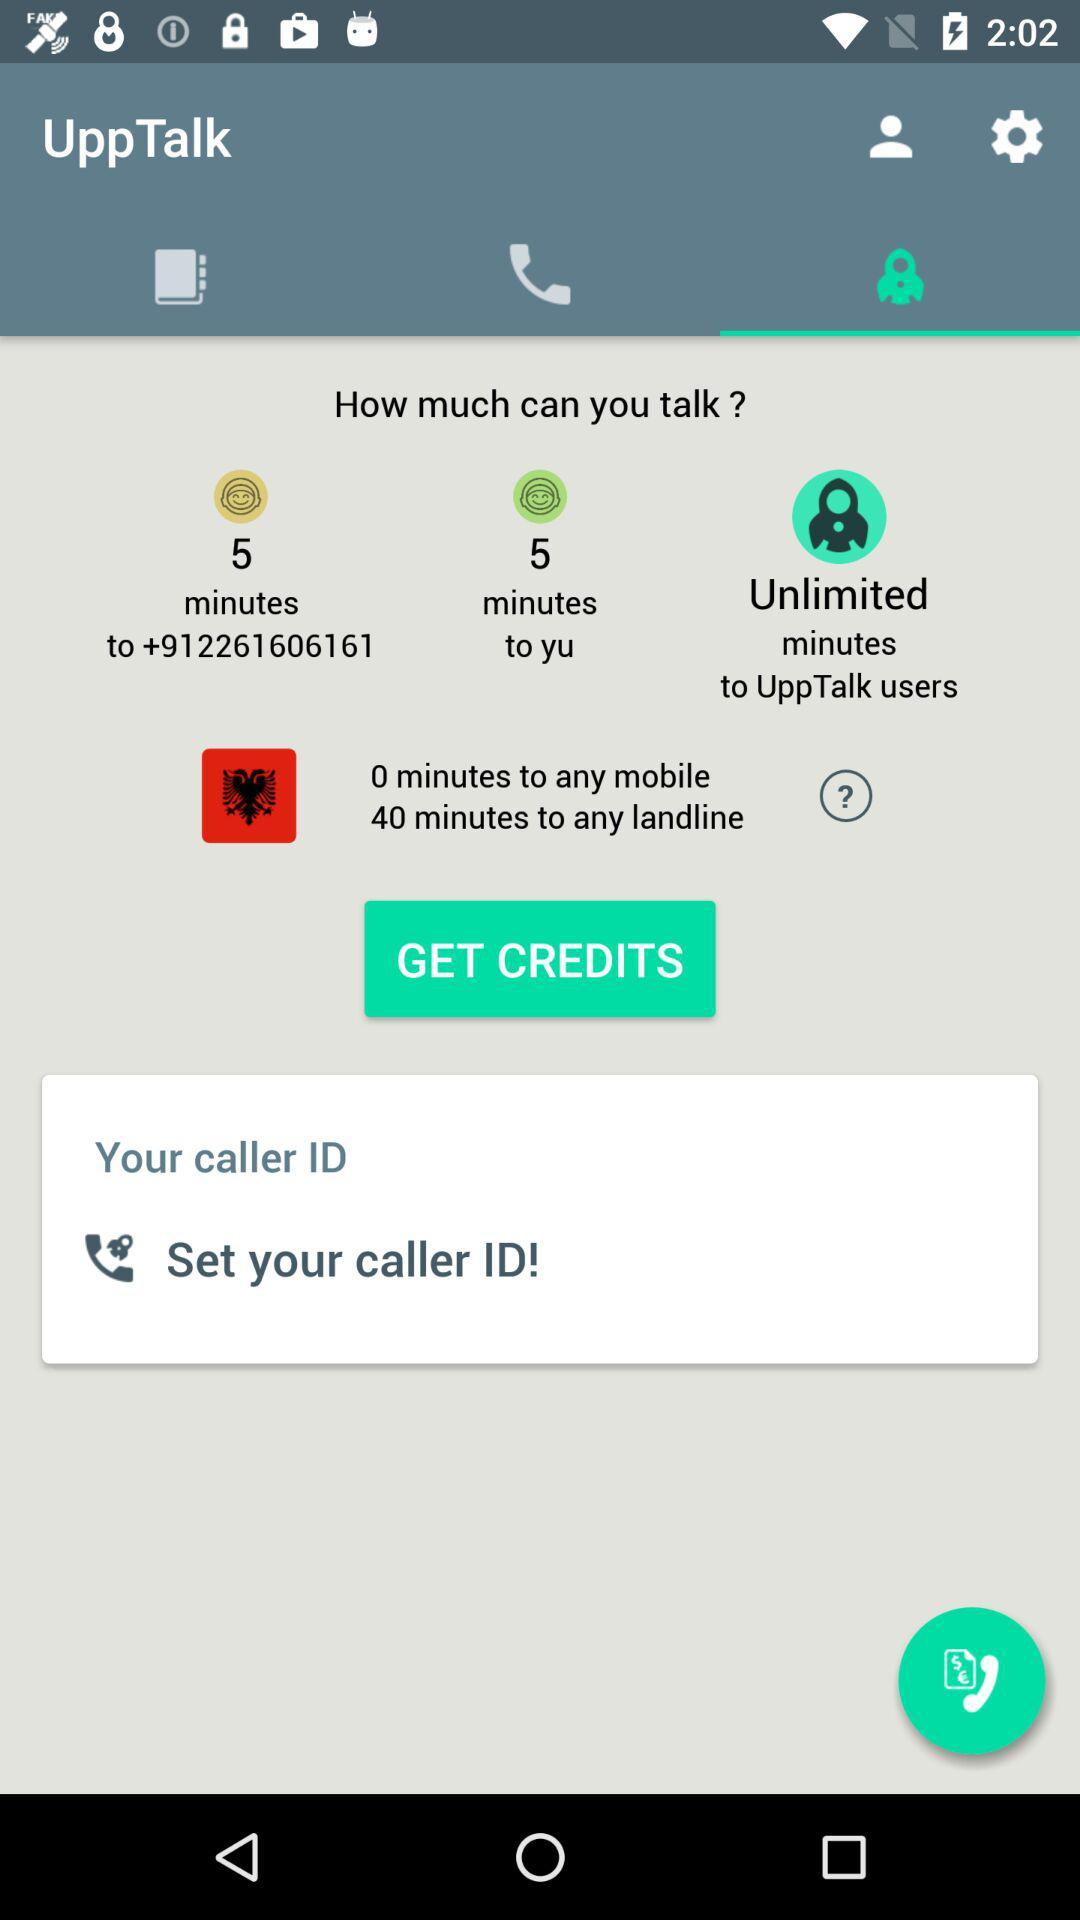  Describe the element at coordinates (248, 794) in the screenshot. I see `item above the your caller id item` at that location.